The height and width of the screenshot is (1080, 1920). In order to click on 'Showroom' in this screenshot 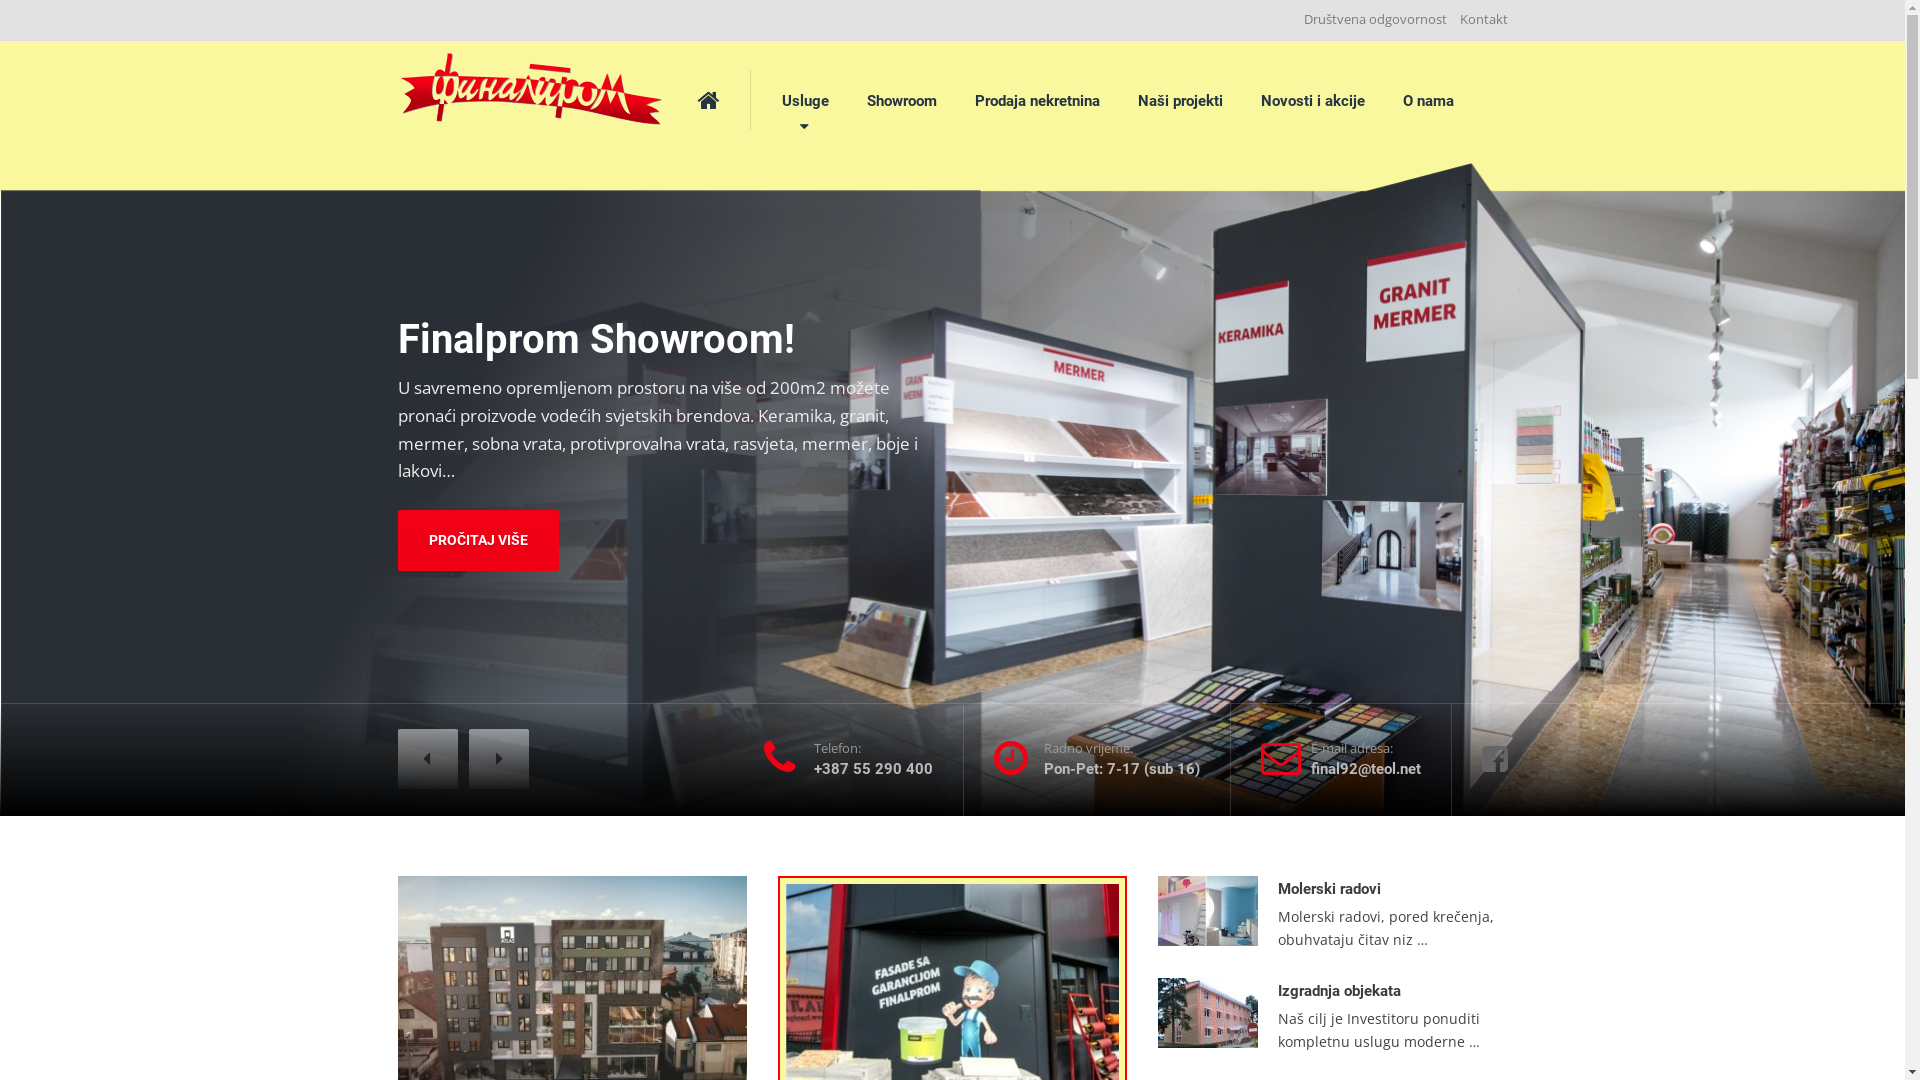, I will do `click(901, 100)`.